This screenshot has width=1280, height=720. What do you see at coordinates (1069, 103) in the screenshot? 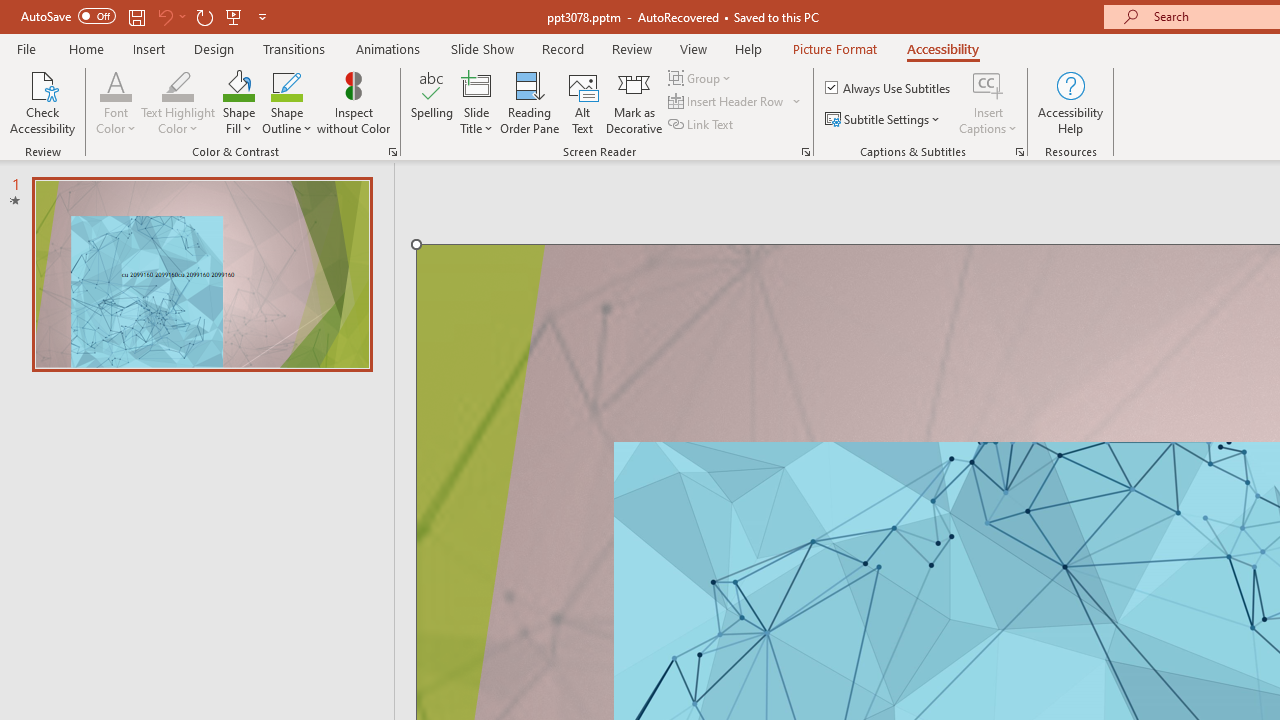
I see `'Accessibility Help'` at bounding box center [1069, 103].